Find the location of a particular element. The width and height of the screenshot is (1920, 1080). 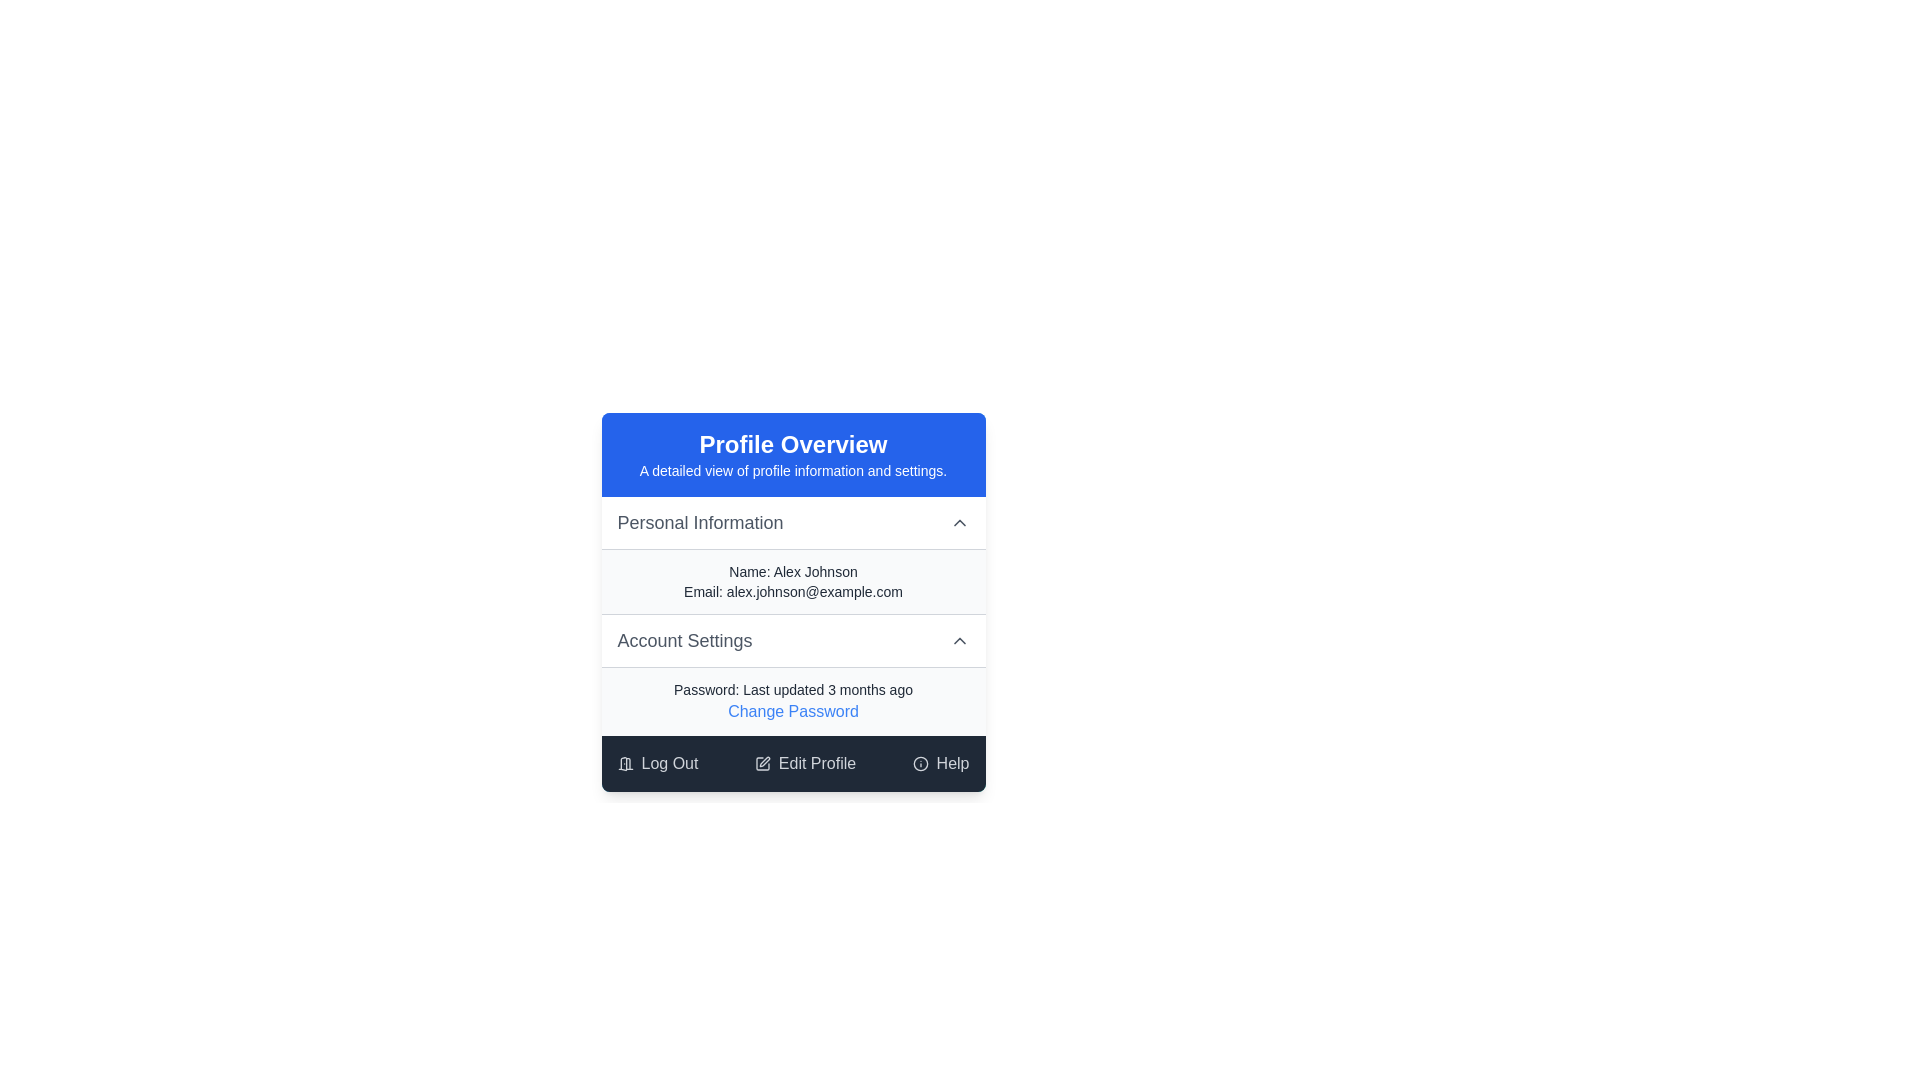

the small circular icon with an 'i' symbol located in the dark footer of the profile overview card is located at coordinates (919, 763).